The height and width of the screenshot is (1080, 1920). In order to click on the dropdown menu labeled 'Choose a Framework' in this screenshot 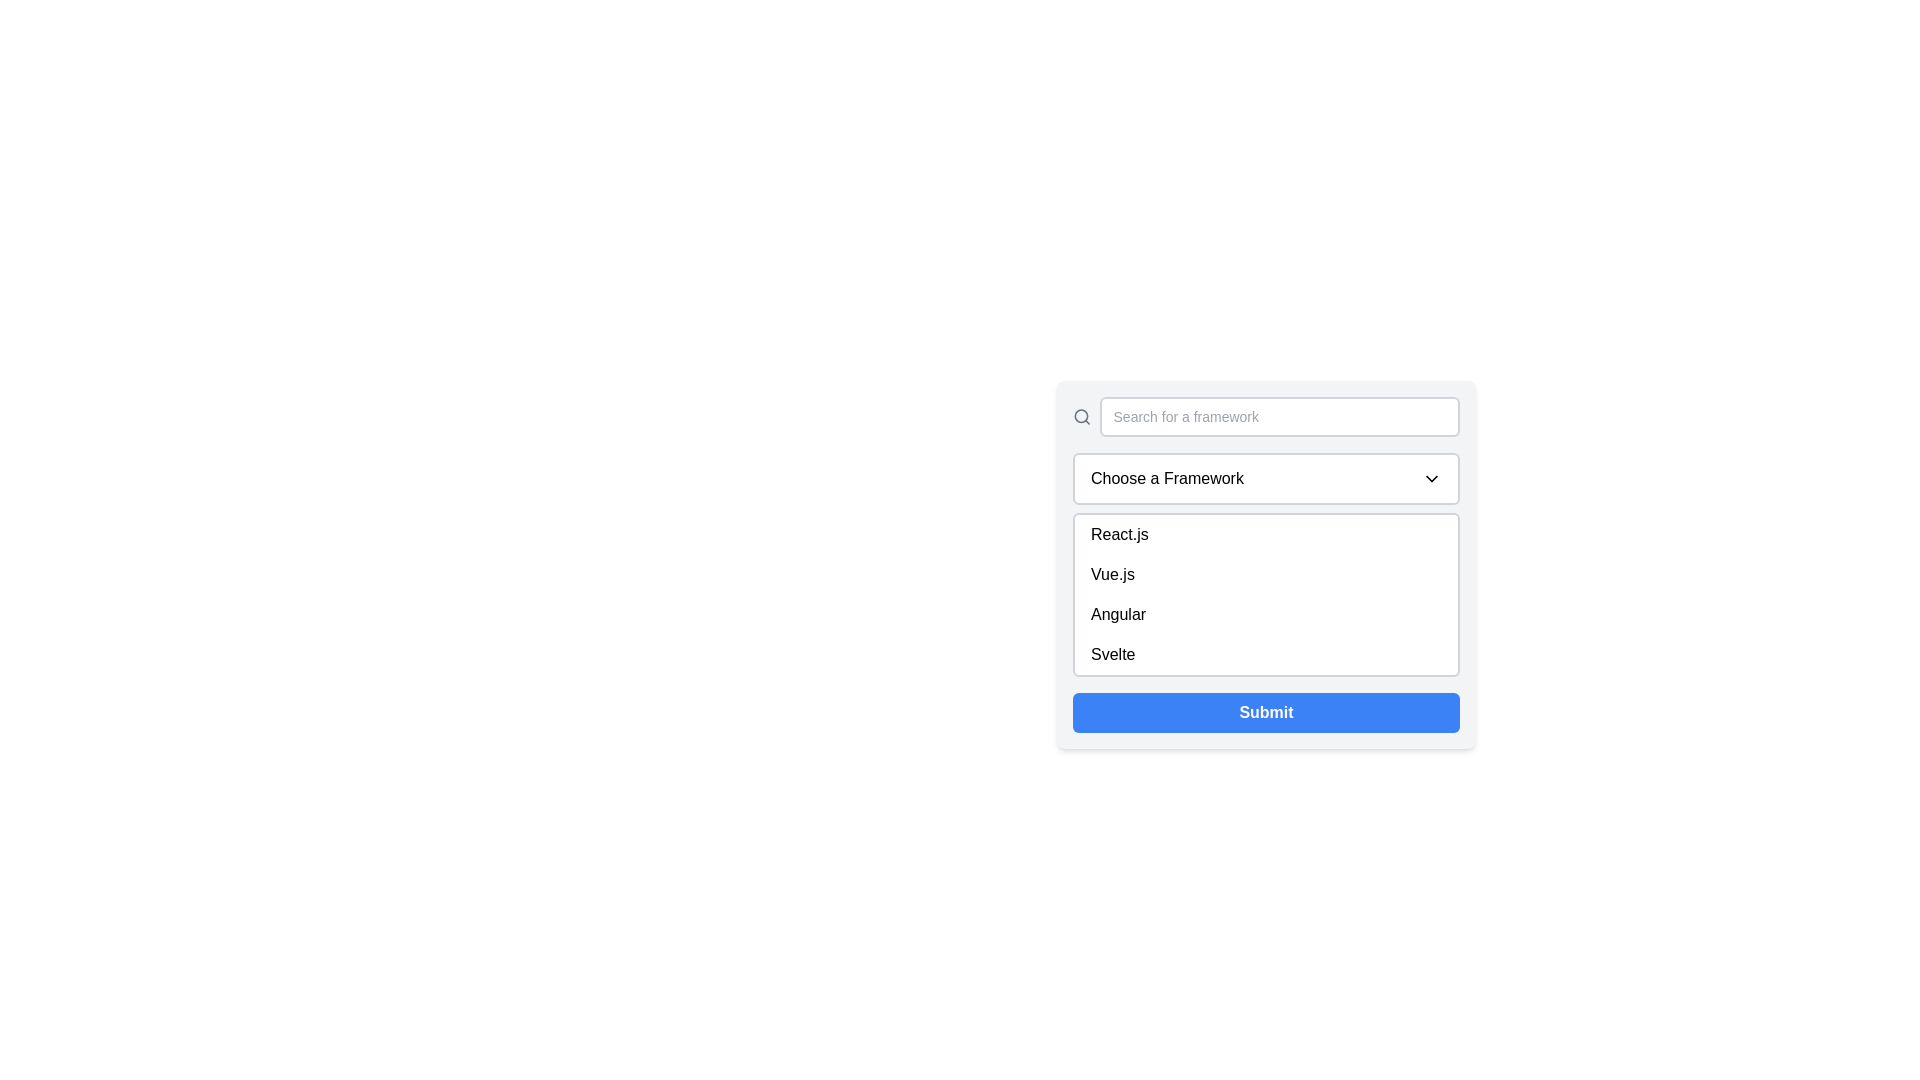, I will do `click(1265, 478)`.